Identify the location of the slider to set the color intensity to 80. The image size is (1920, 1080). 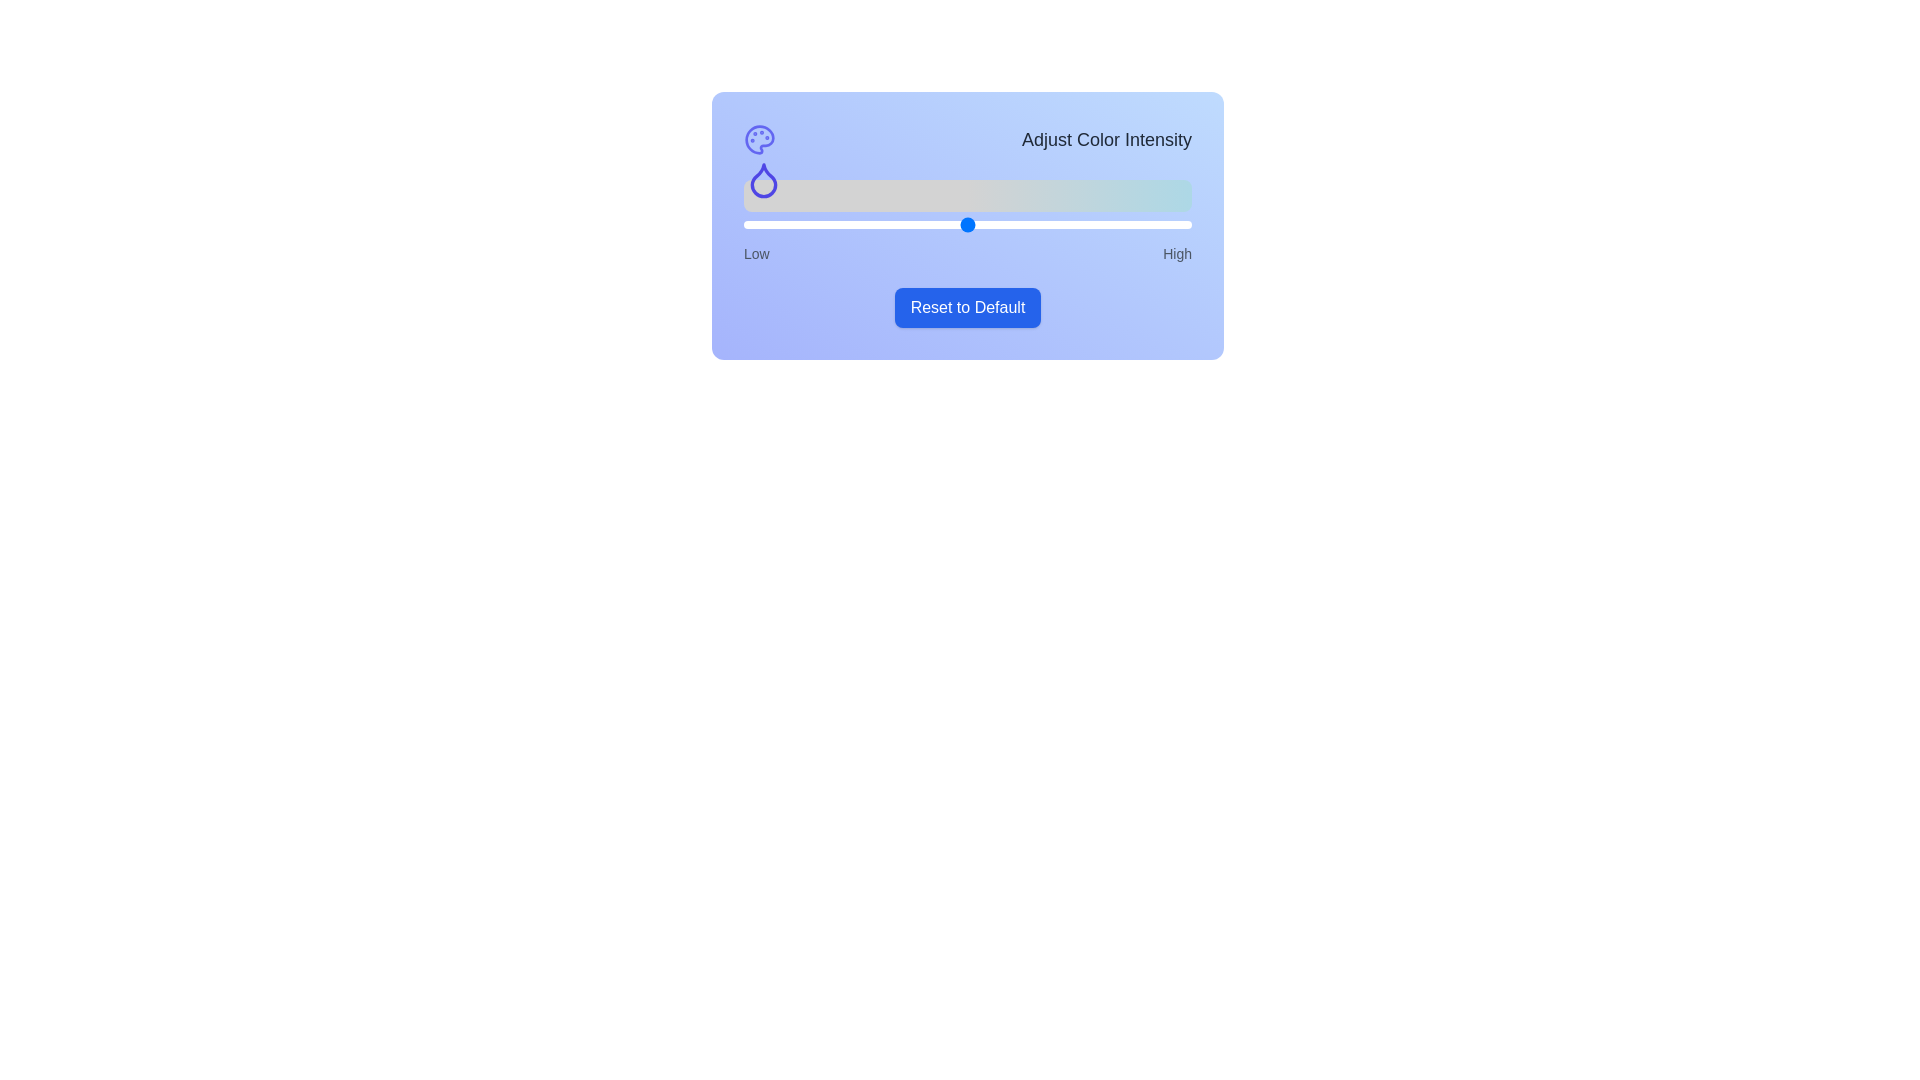
(1101, 224).